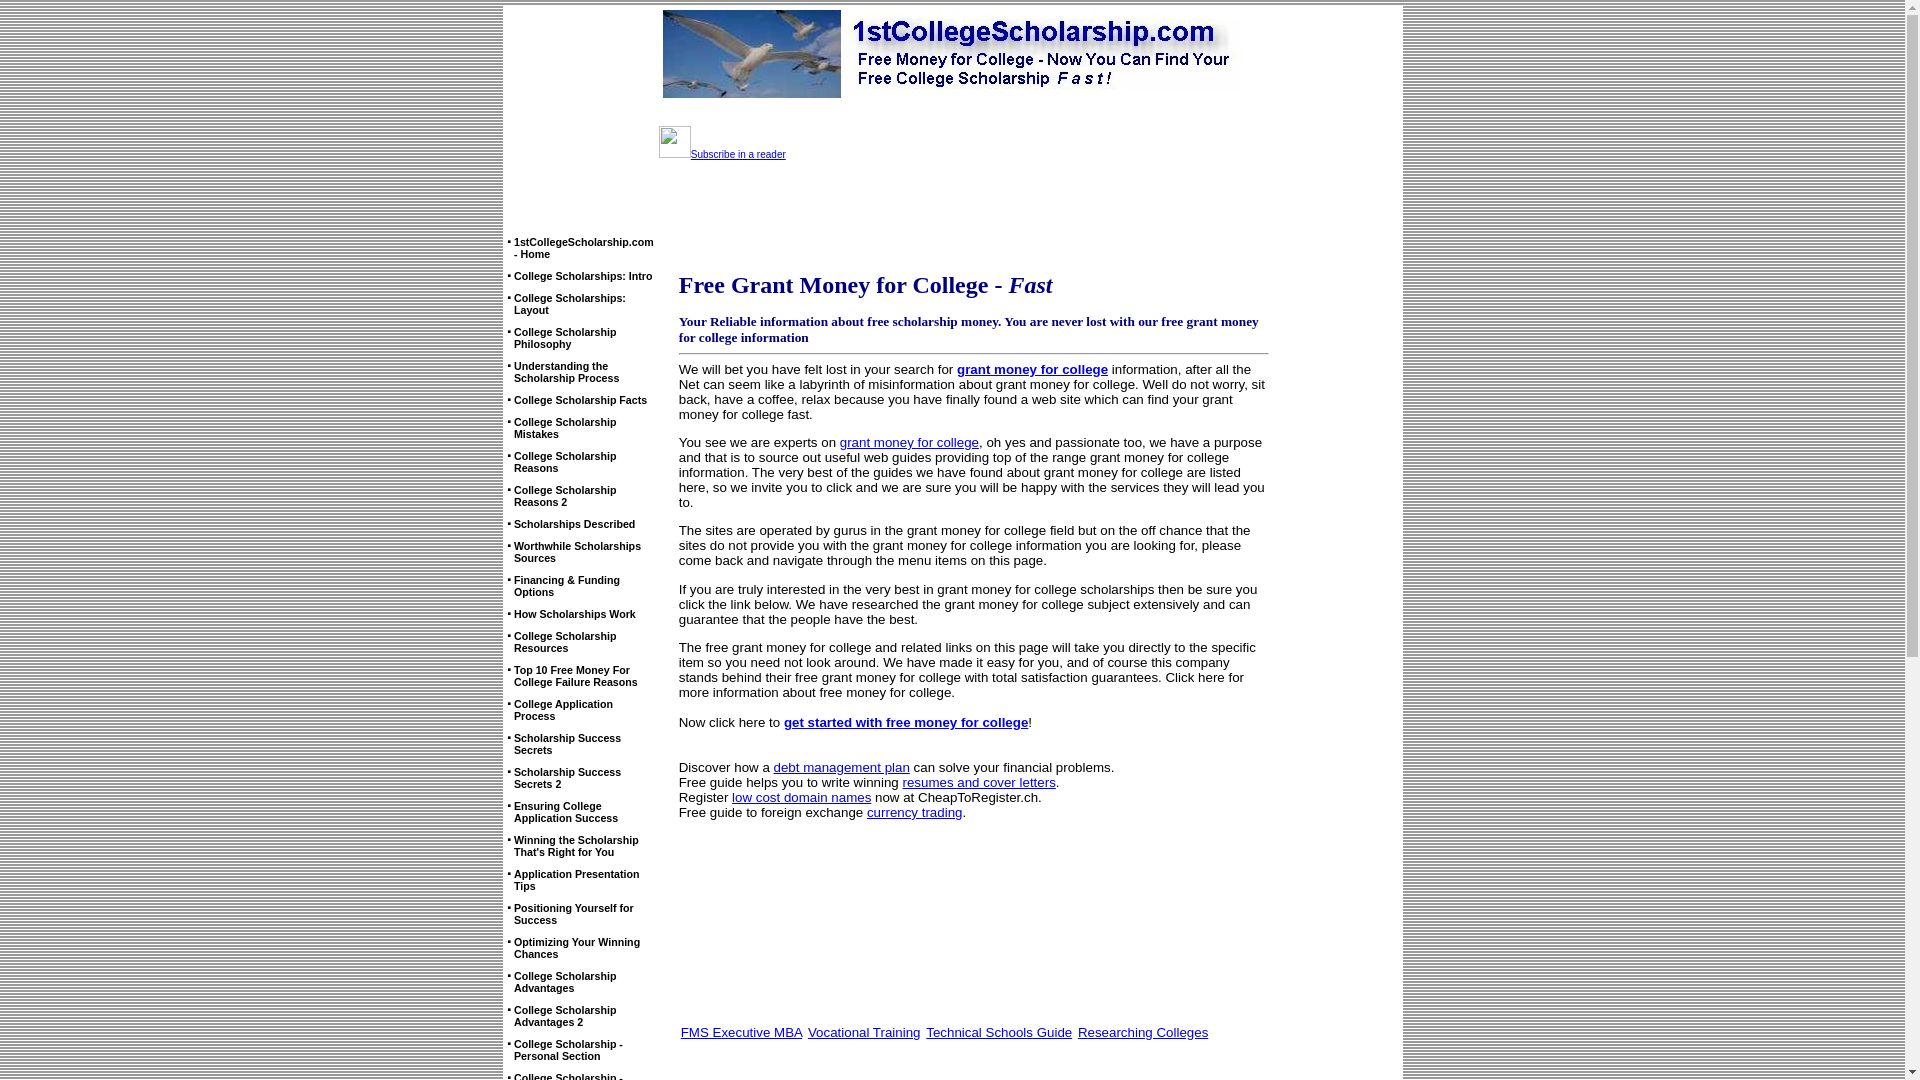 Image resolution: width=1920 pixels, height=1080 pixels. Describe the element at coordinates (566, 777) in the screenshot. I see `'Scholarship Success Secrets 2'` at that location.